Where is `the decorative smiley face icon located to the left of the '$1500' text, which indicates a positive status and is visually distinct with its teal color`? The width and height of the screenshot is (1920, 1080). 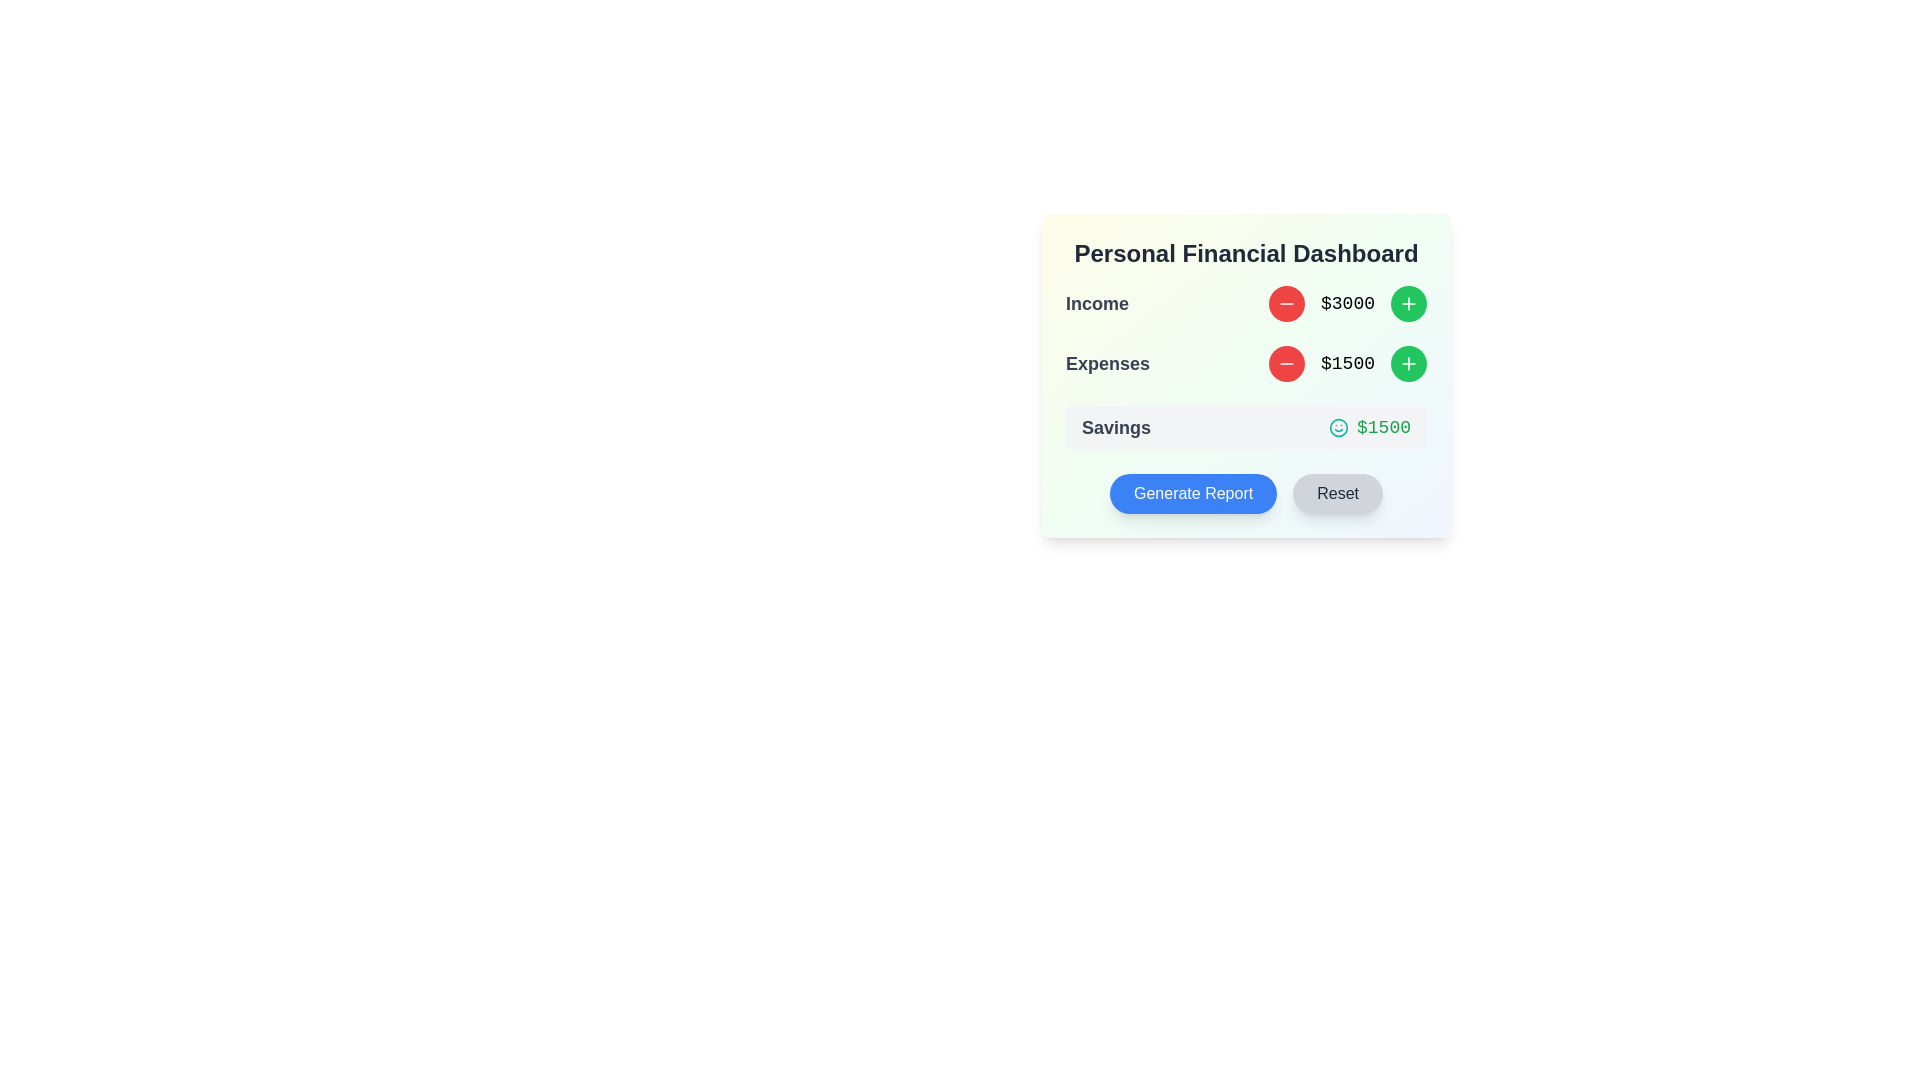 the decorative smiley face icon located to the left of the '$1500' text, which indicates a positive status and is visually distinct with its teal color is located at coordinates (1339, 427).